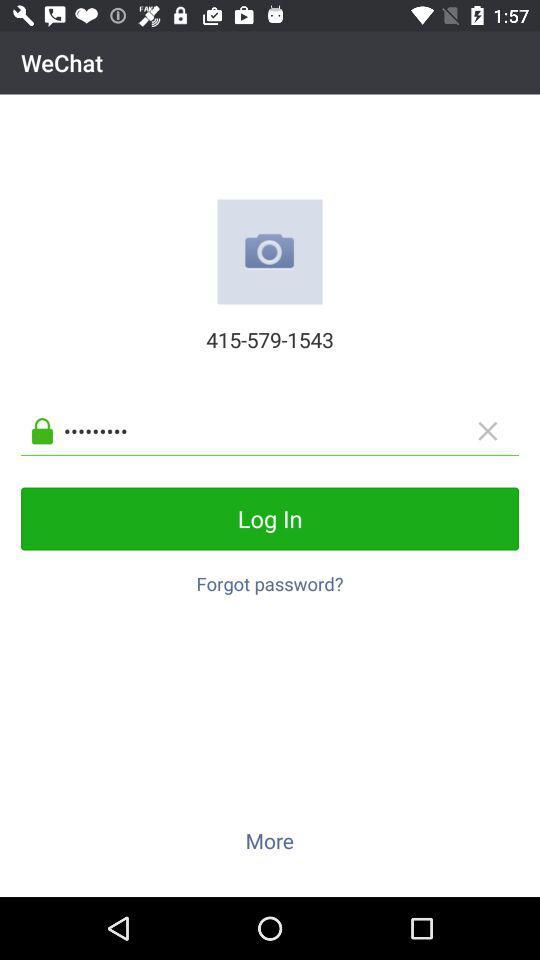  I want to click on forgot password? button, so click(270, 578).